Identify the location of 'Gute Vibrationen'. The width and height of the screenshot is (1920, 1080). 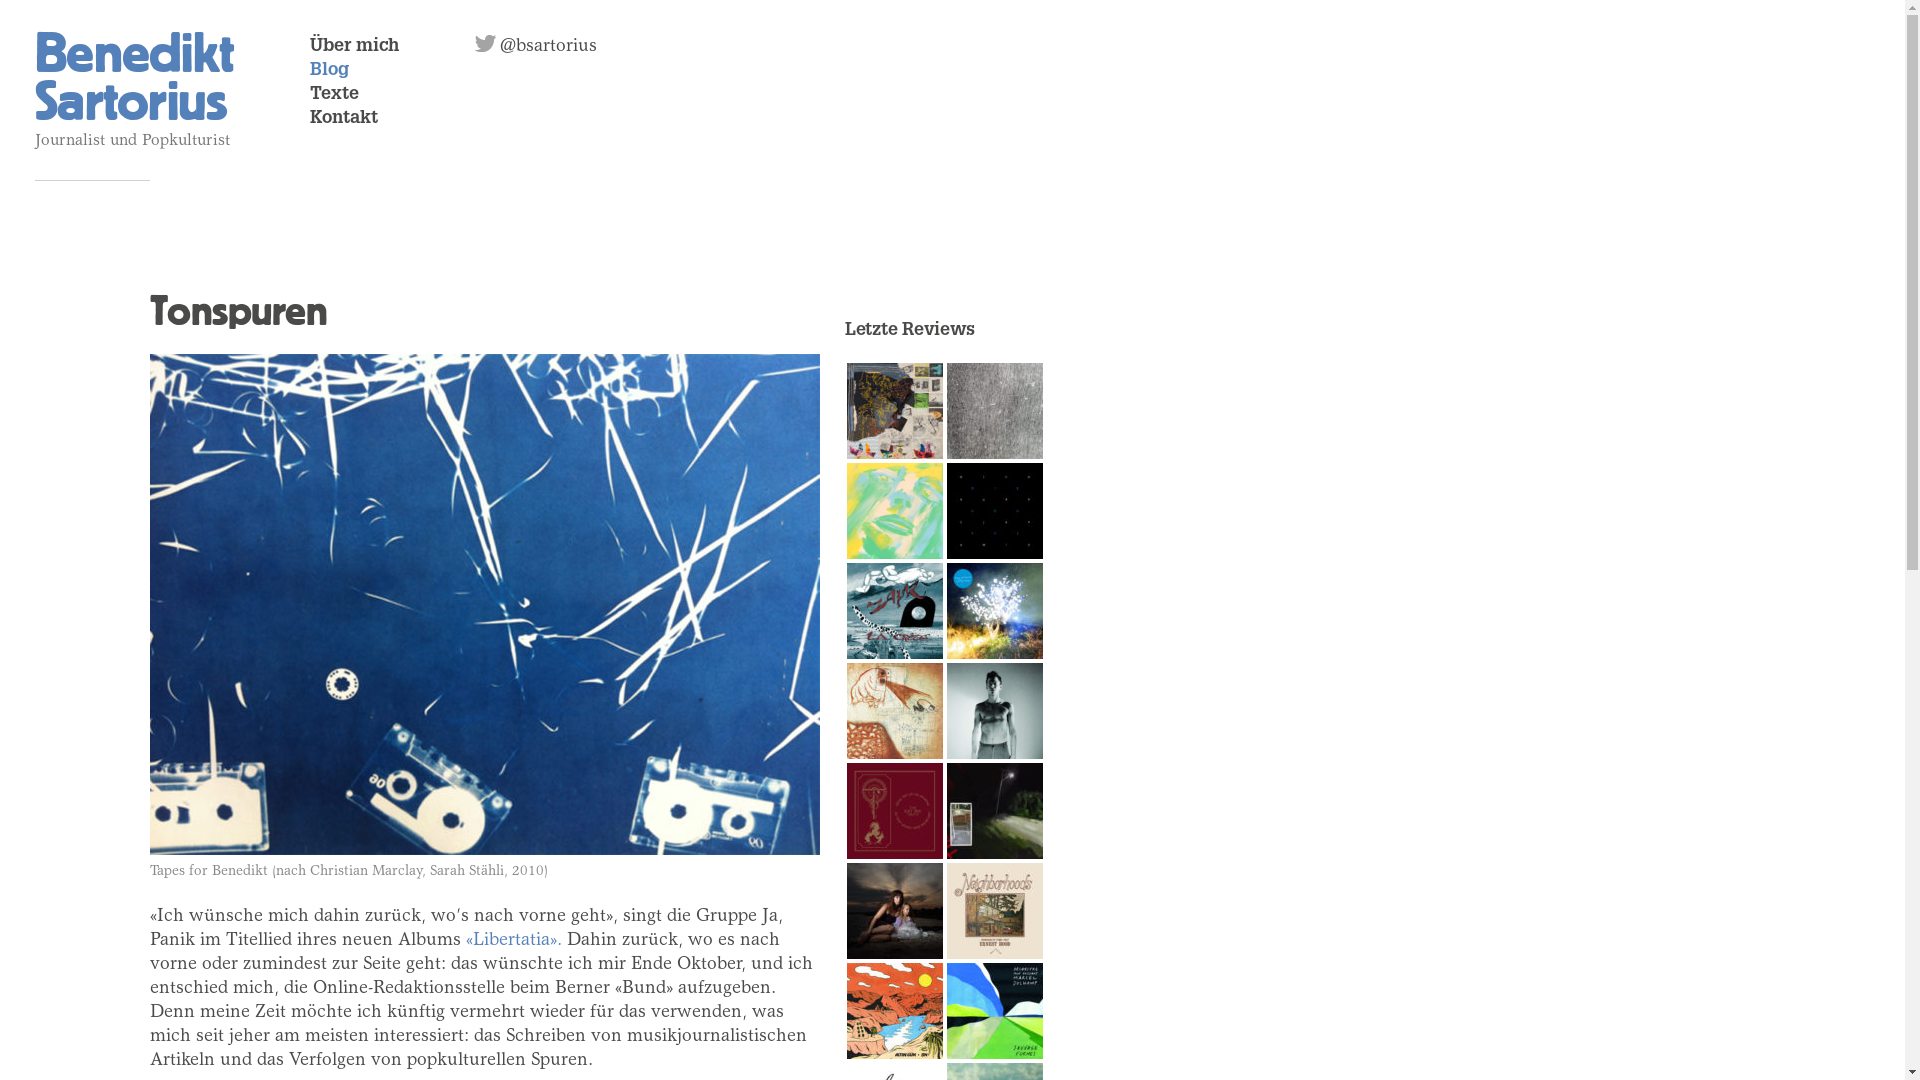
(893, 1010).